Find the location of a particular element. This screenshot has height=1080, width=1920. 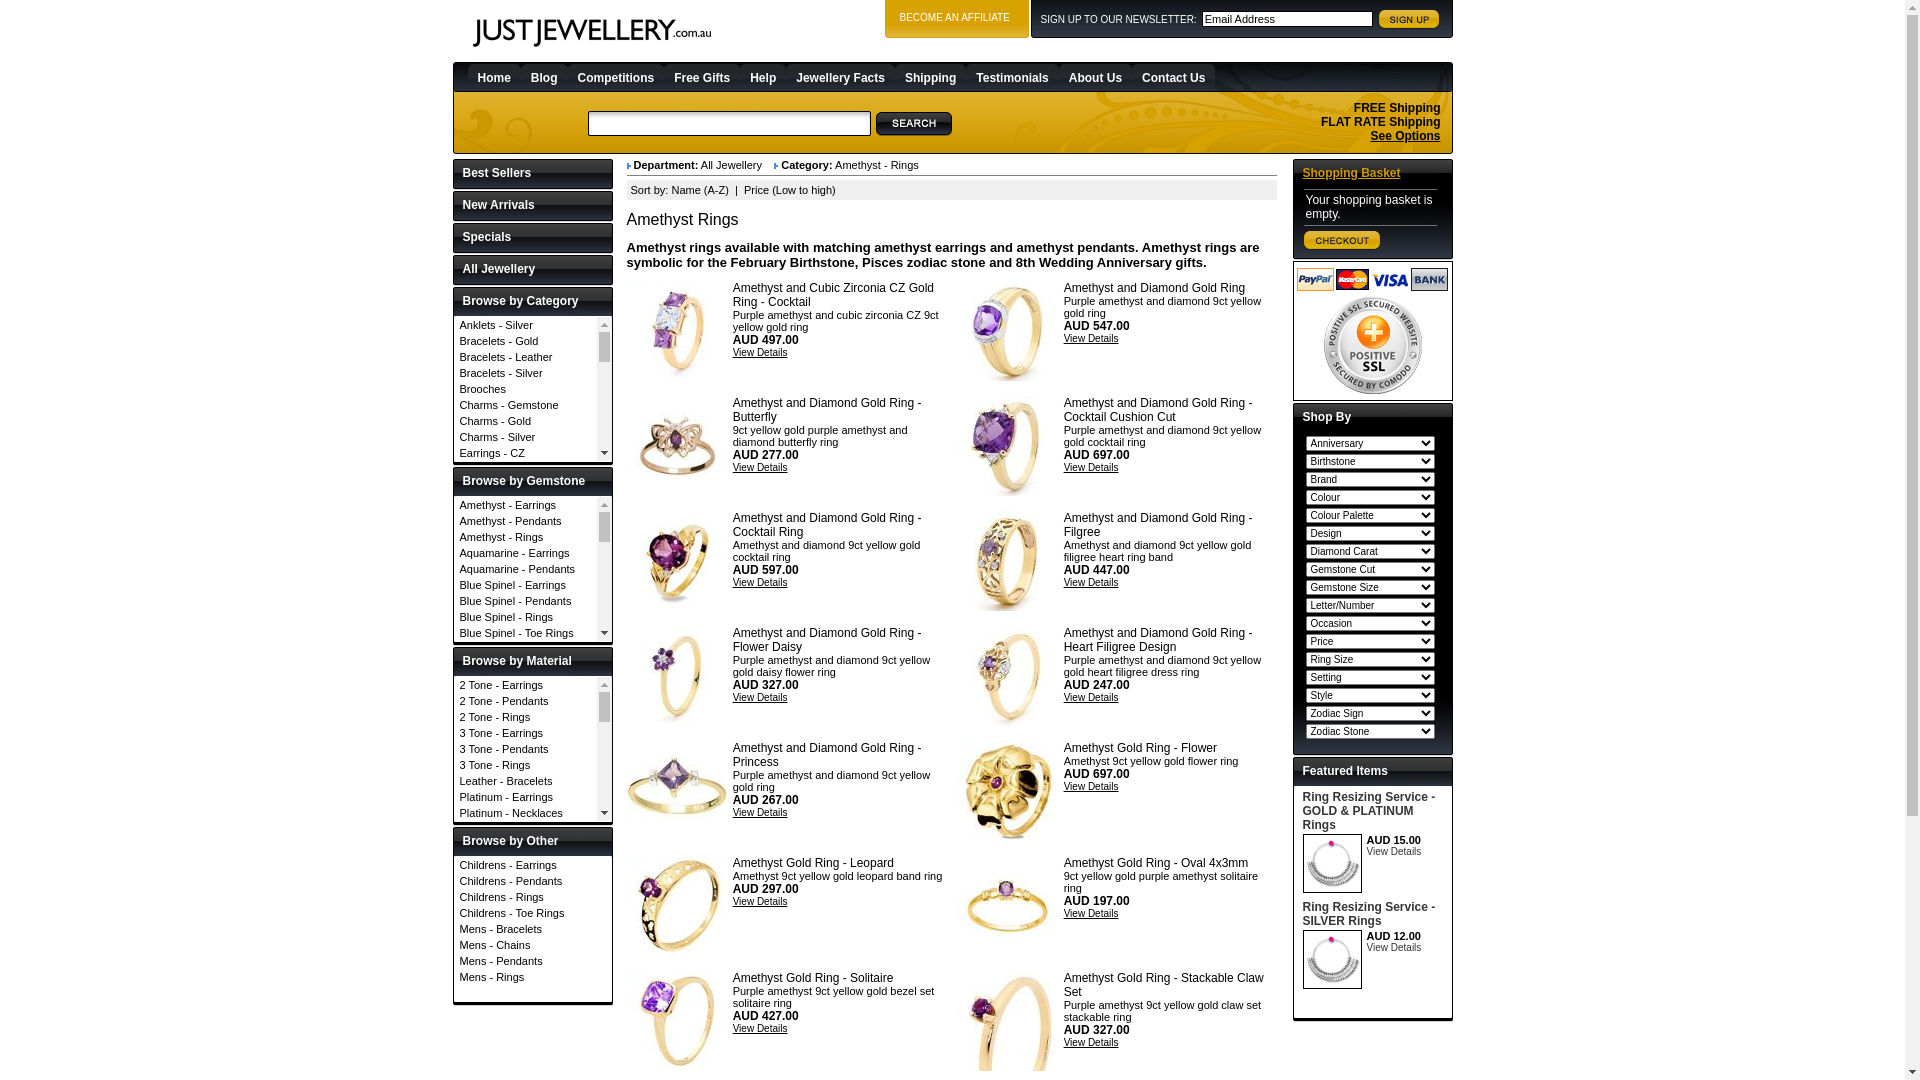

'Bracelets - Leather' is located at coordinates (453, 356).